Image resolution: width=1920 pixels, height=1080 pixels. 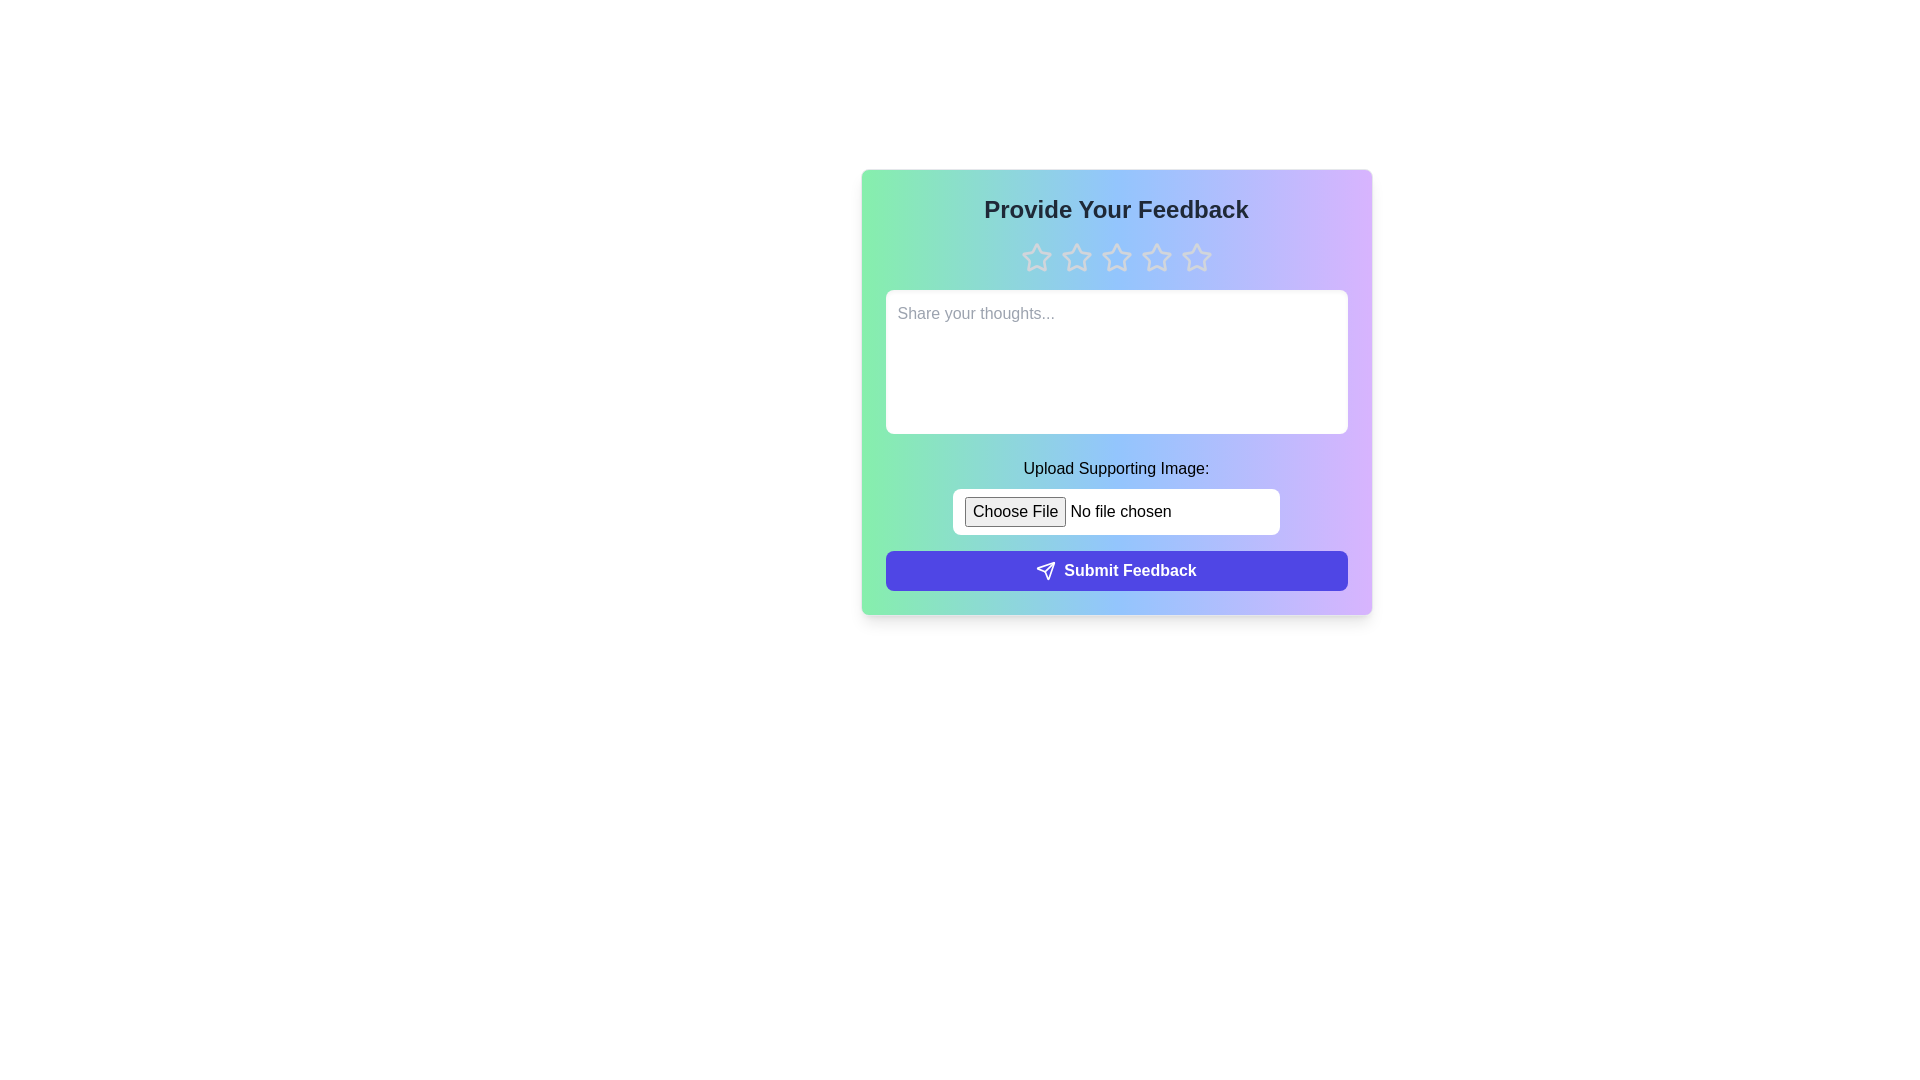 What do you see at coordinates (1115, 256) in the screenshot?
I see `the third star icon in the five-star rating component` at bounding box center [1115, 256].